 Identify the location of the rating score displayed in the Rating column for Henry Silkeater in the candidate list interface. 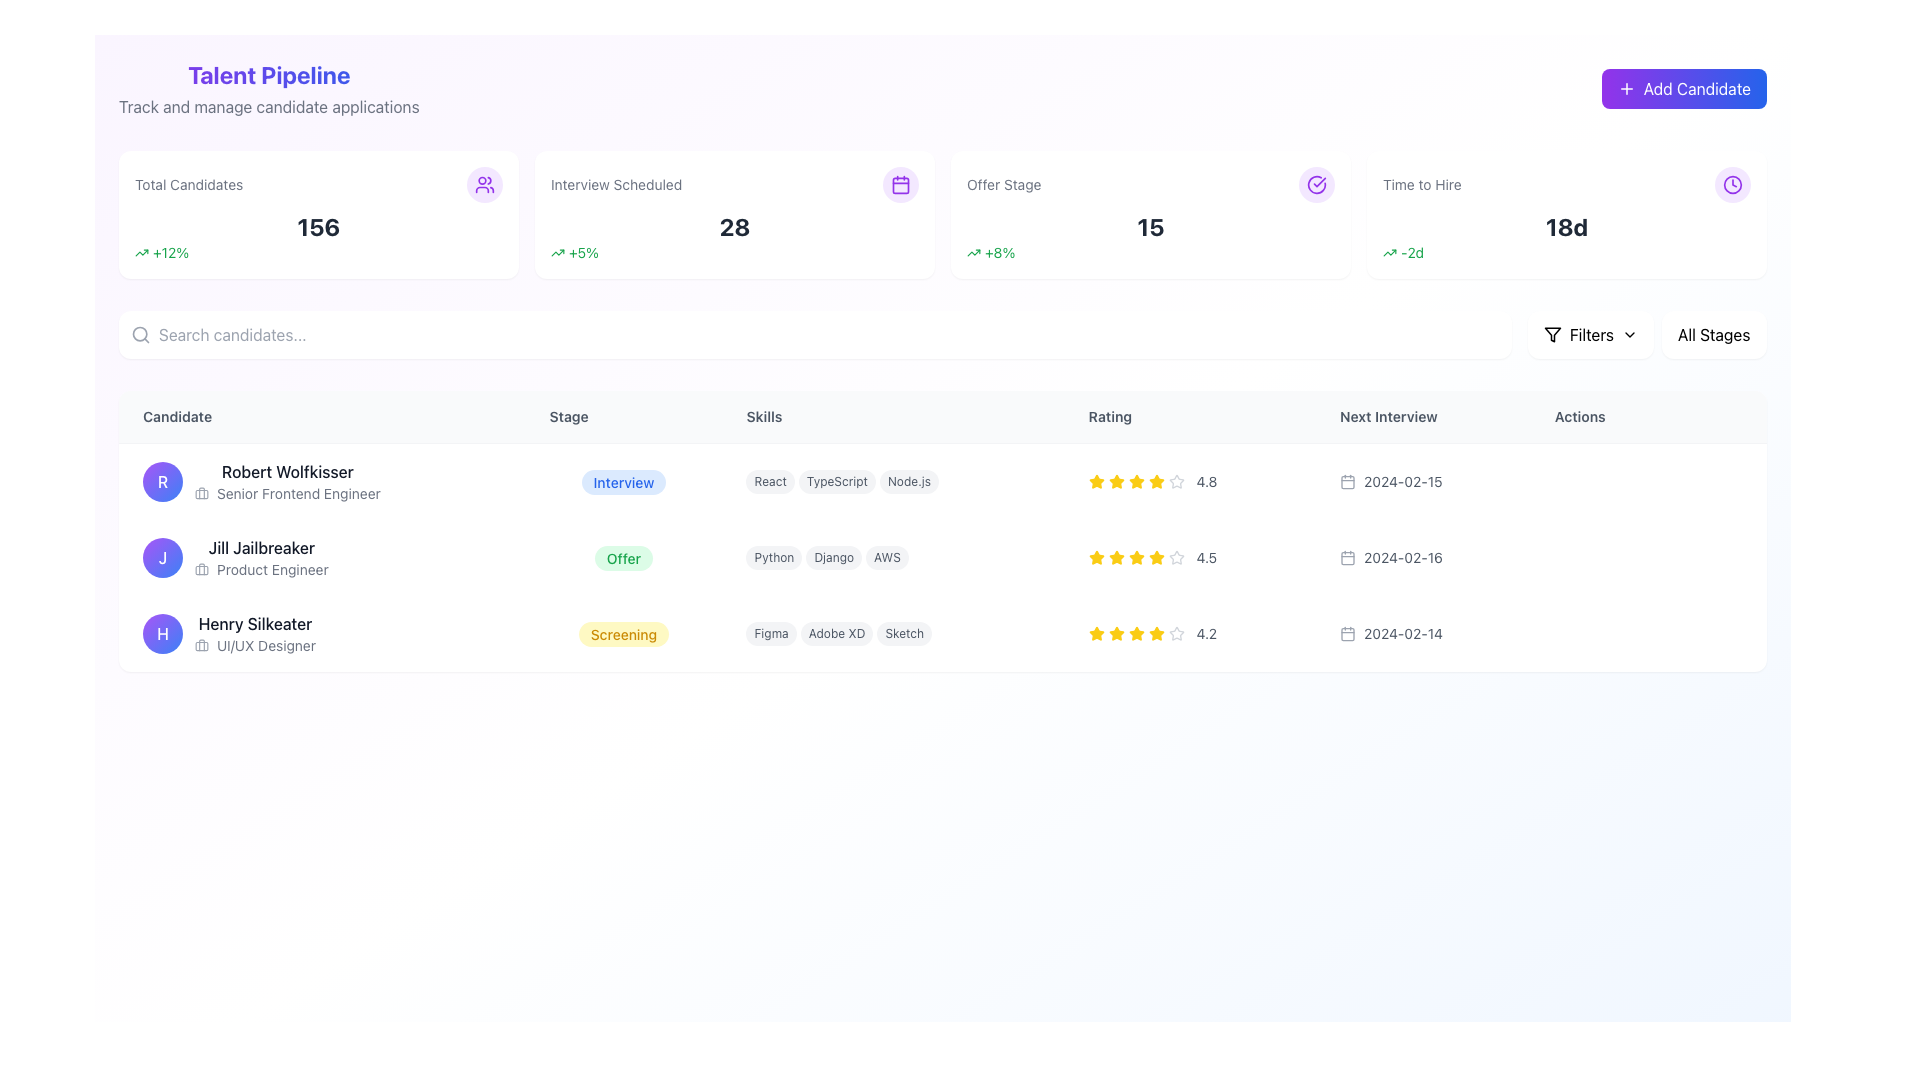
(1190, 633).